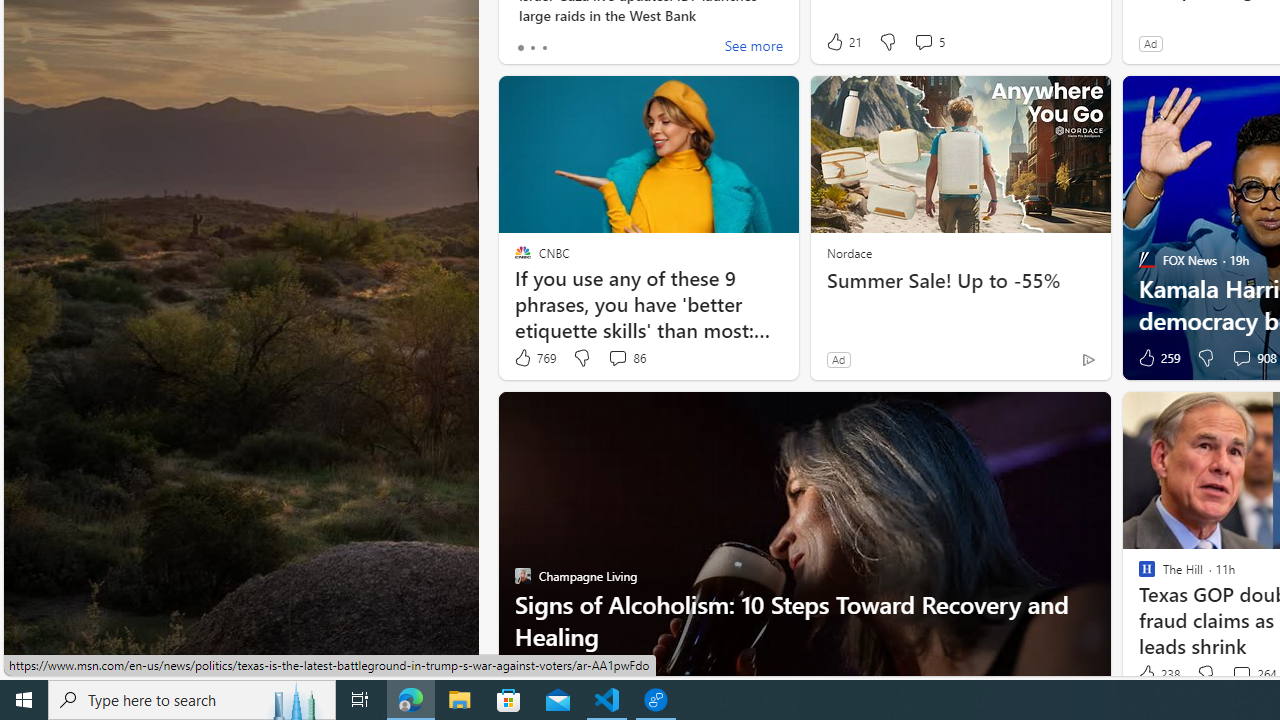  Describe the element at coordinates (1157, 357) in the screenshot. I see `'259 Like'` at that location.